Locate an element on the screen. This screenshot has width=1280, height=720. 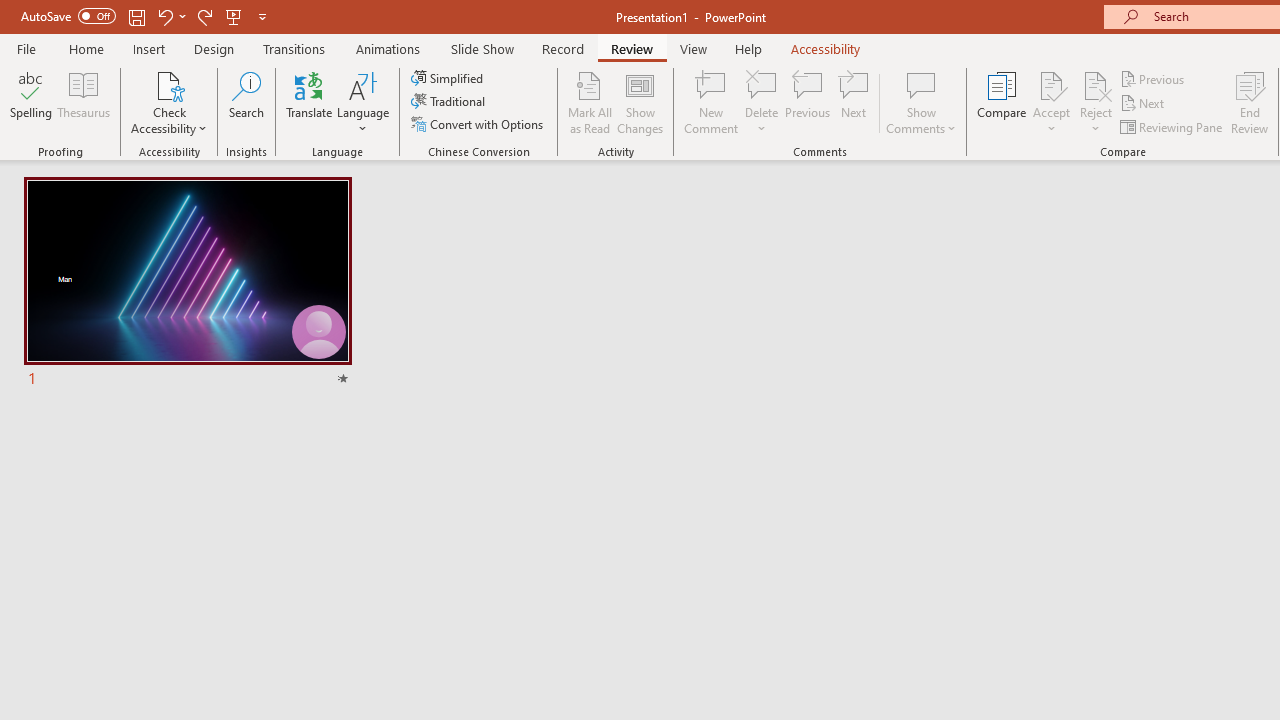
'Show Comments' is located at coordinates (920, 103).